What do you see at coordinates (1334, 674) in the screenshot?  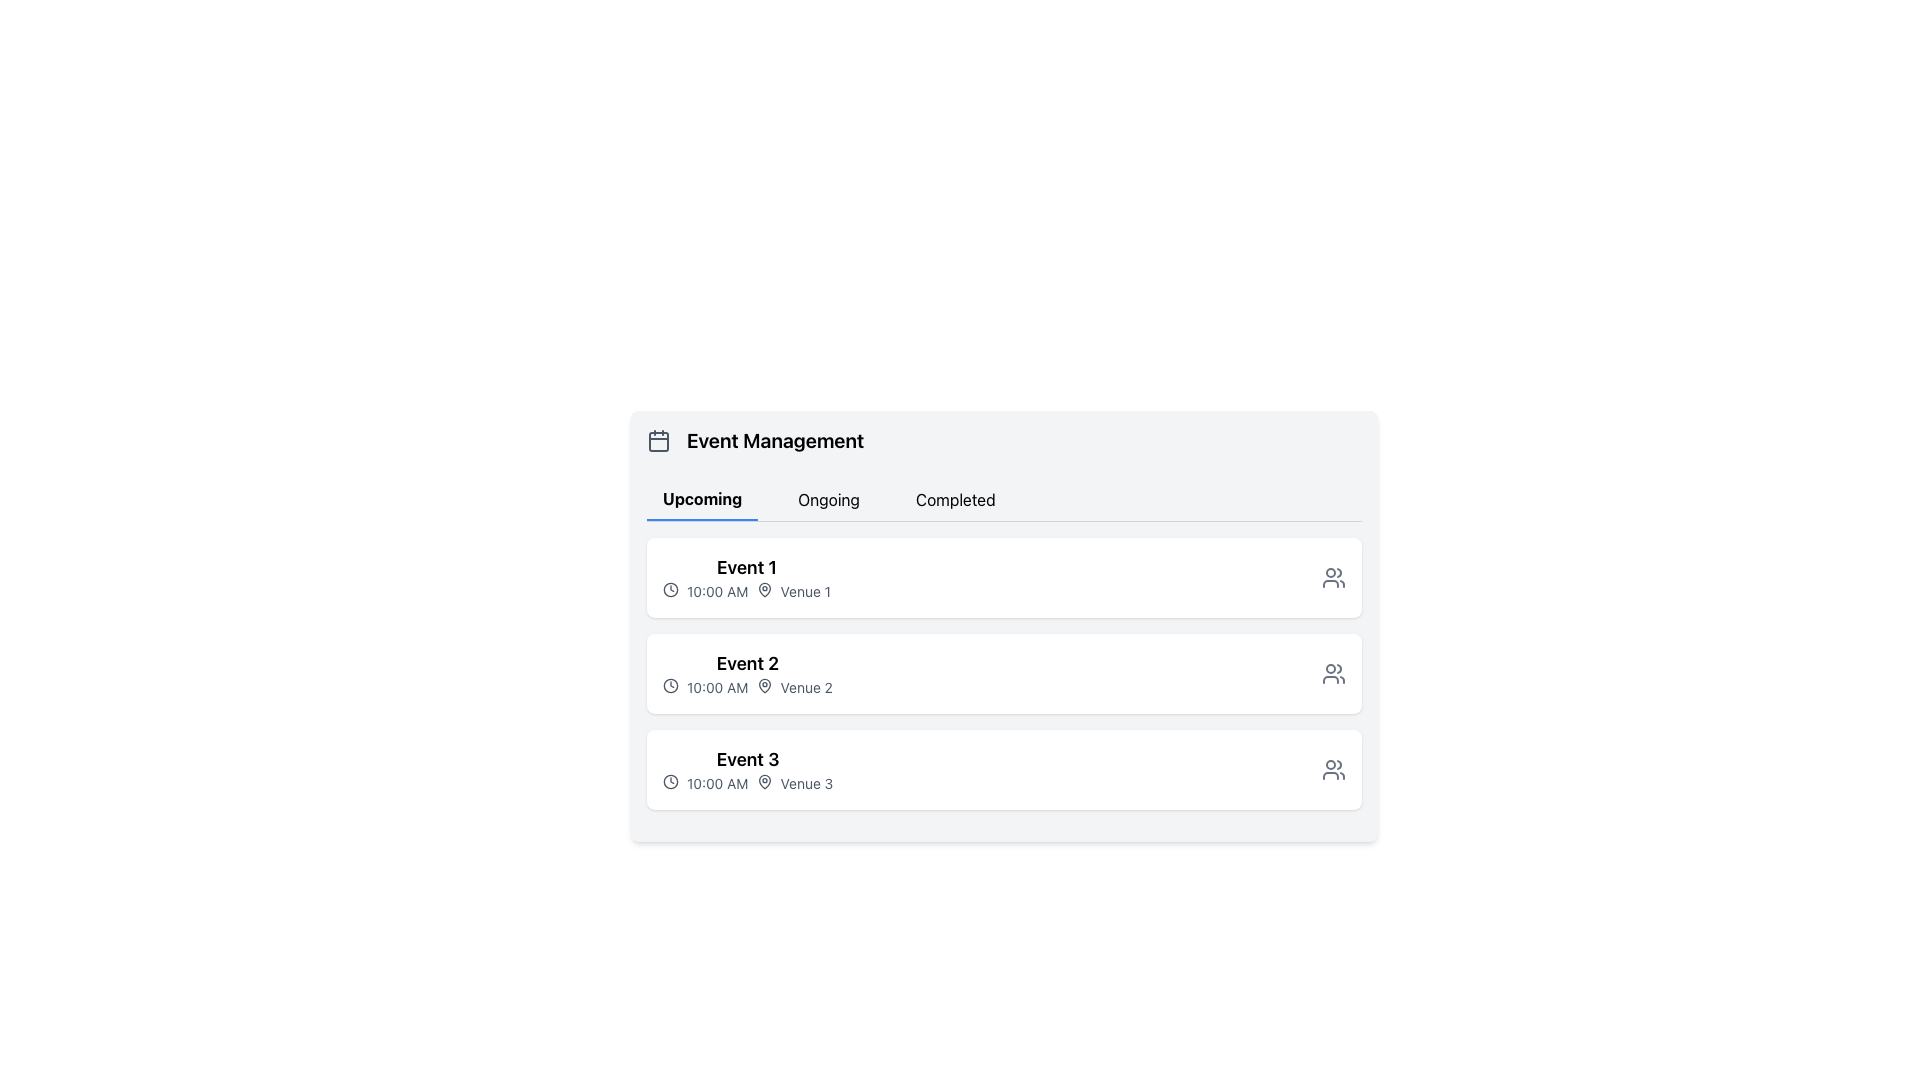 I see `the gray user group icon located on the rightmost side of the row containing 'Event 2' in the 'Upcoming' events list` at bounding box center [1334, 674].